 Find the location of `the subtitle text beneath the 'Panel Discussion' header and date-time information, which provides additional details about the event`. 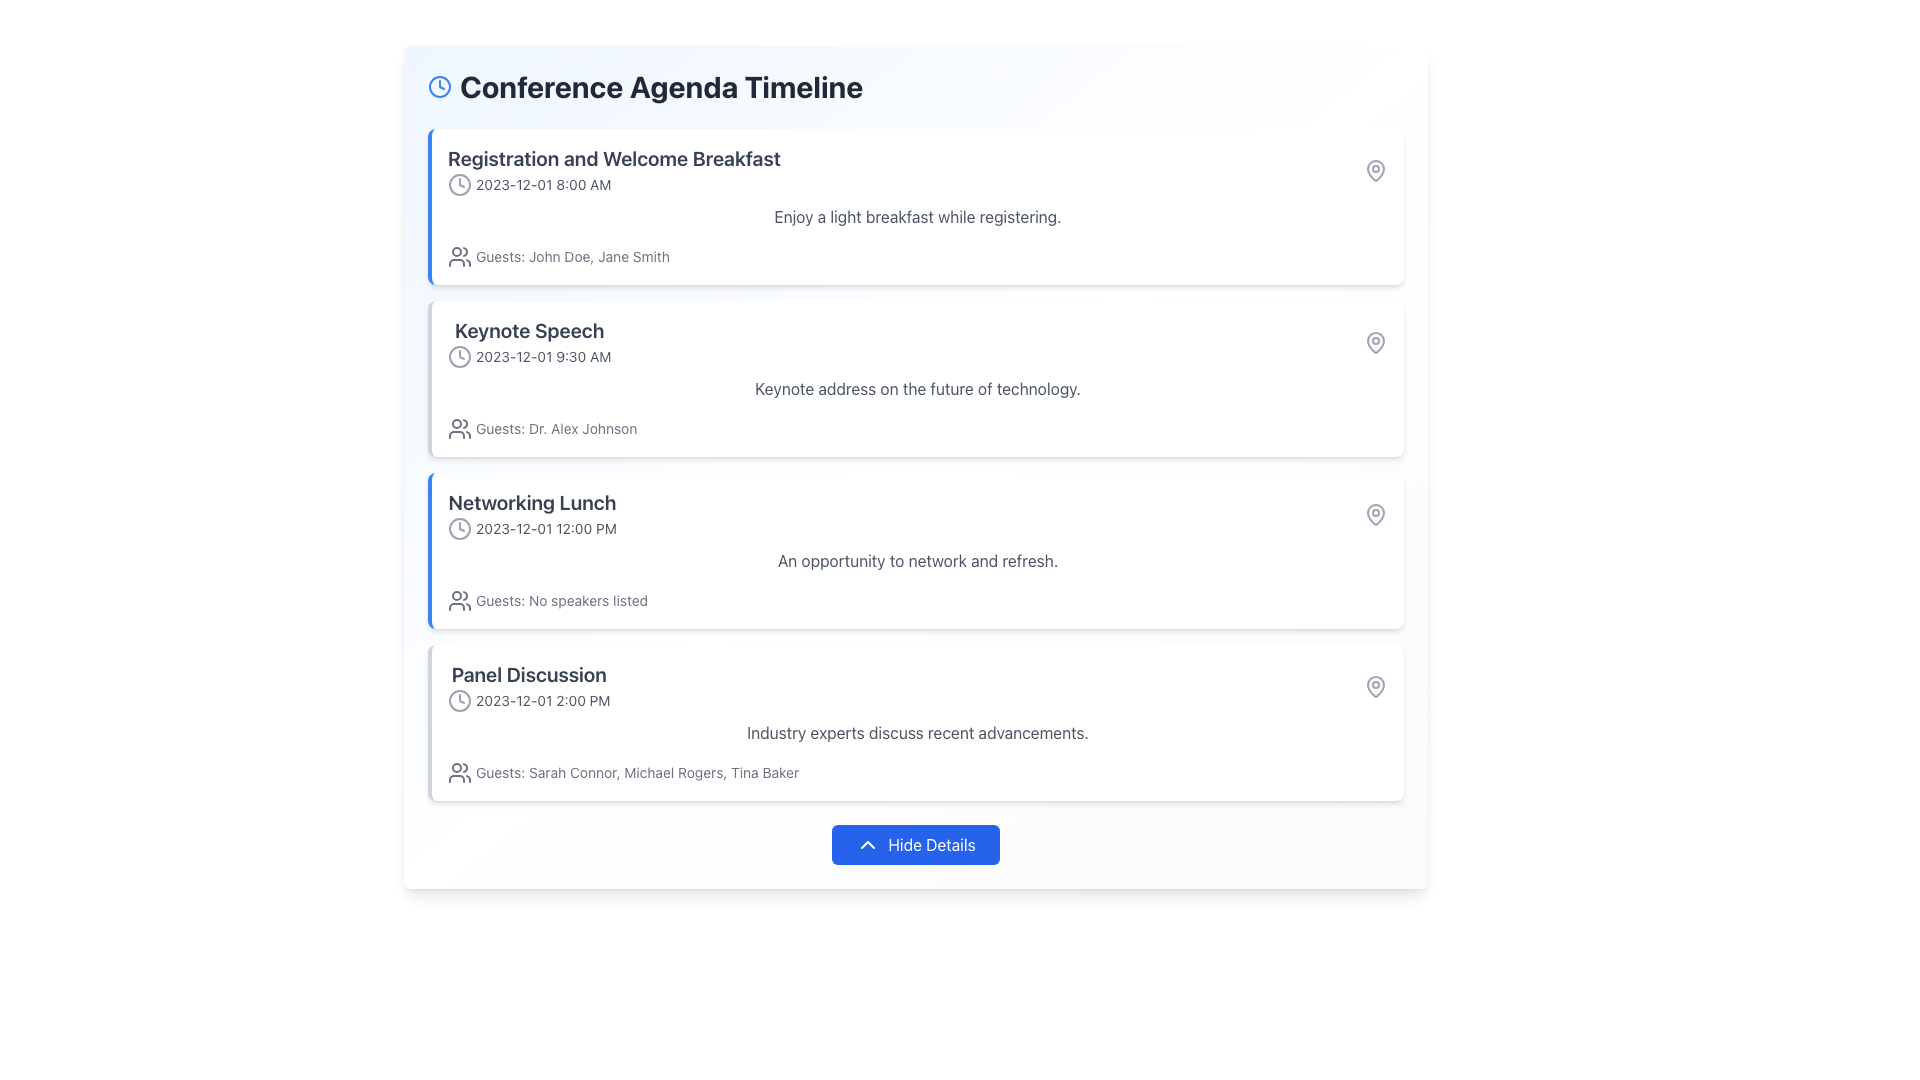

the subtitle text beneath the 'Panel Discussion' header and date-time information, which provides additional details about the event is located at coordinates (916, 732).